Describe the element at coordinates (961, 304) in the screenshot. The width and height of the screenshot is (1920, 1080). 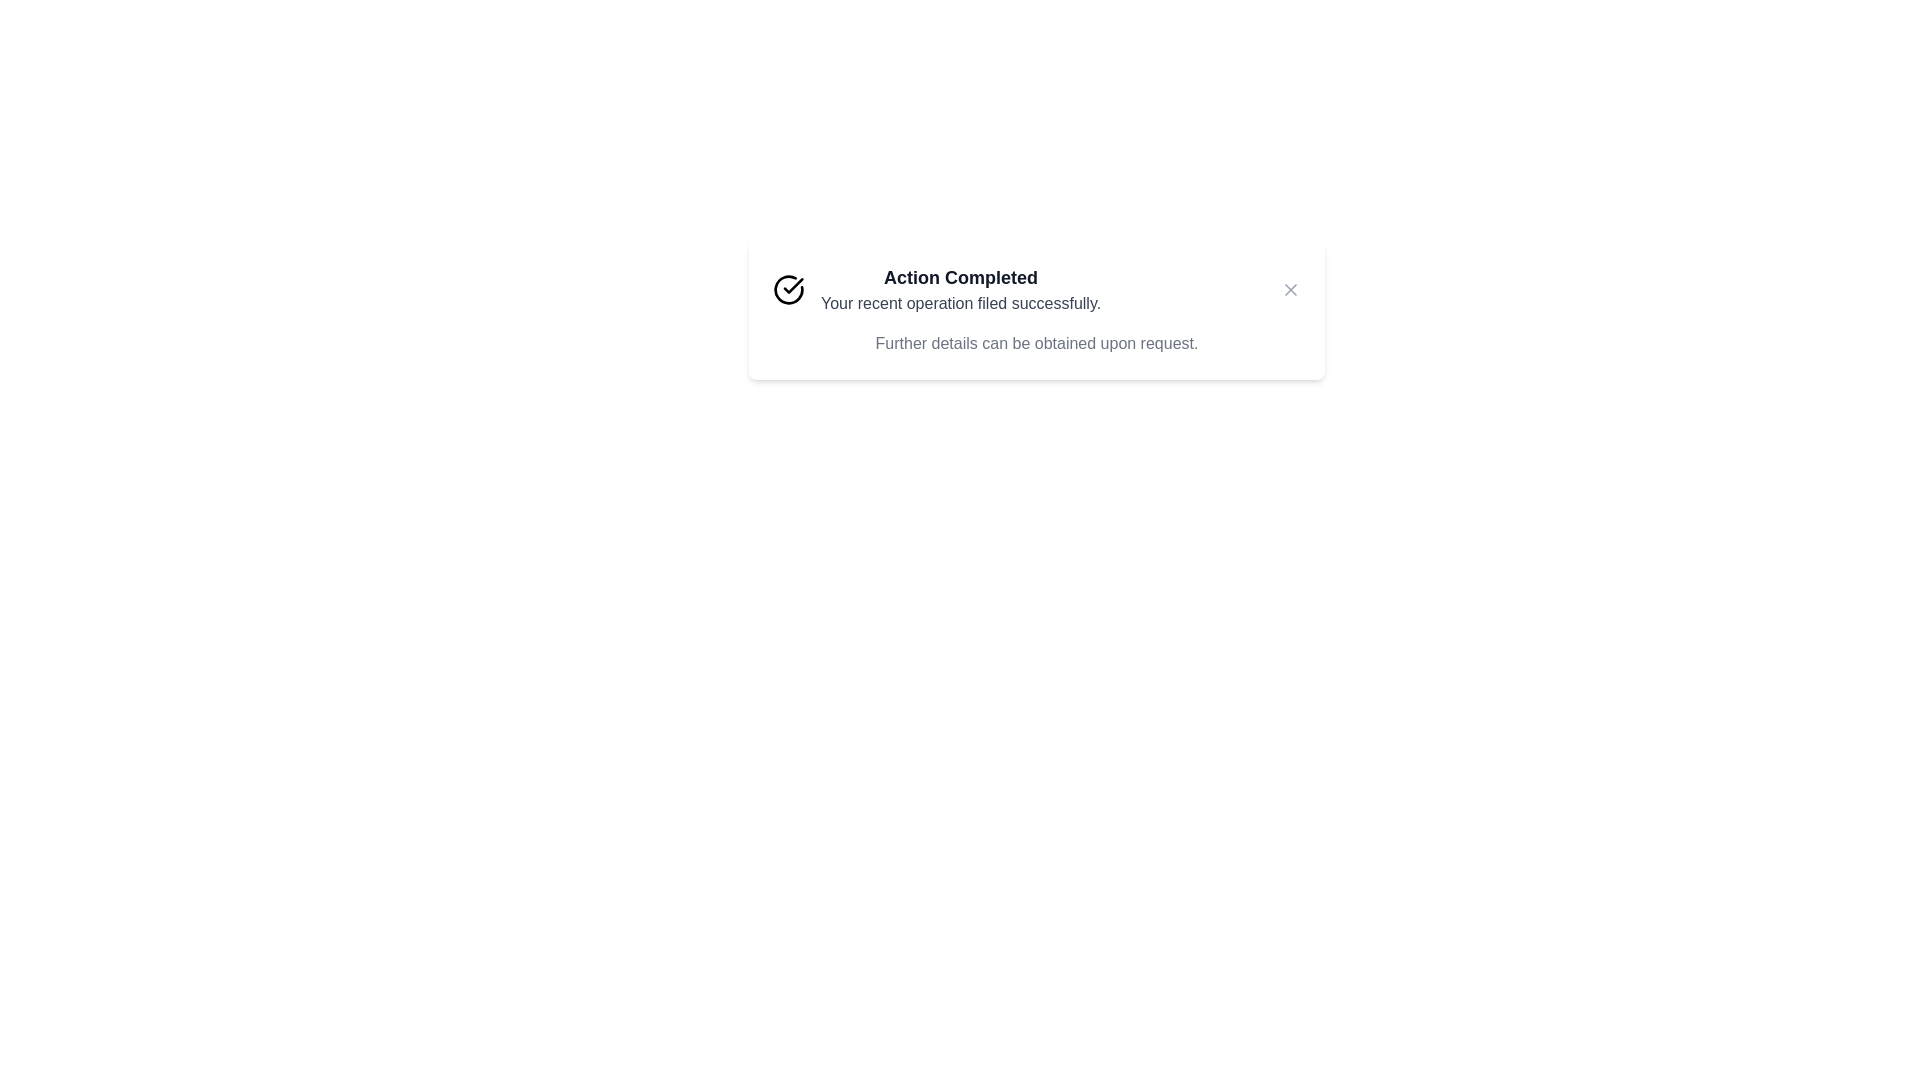
I see `informational text label displaying 'Your recent operation filed successfully.' located below the header 'Action Completed'` at that location.